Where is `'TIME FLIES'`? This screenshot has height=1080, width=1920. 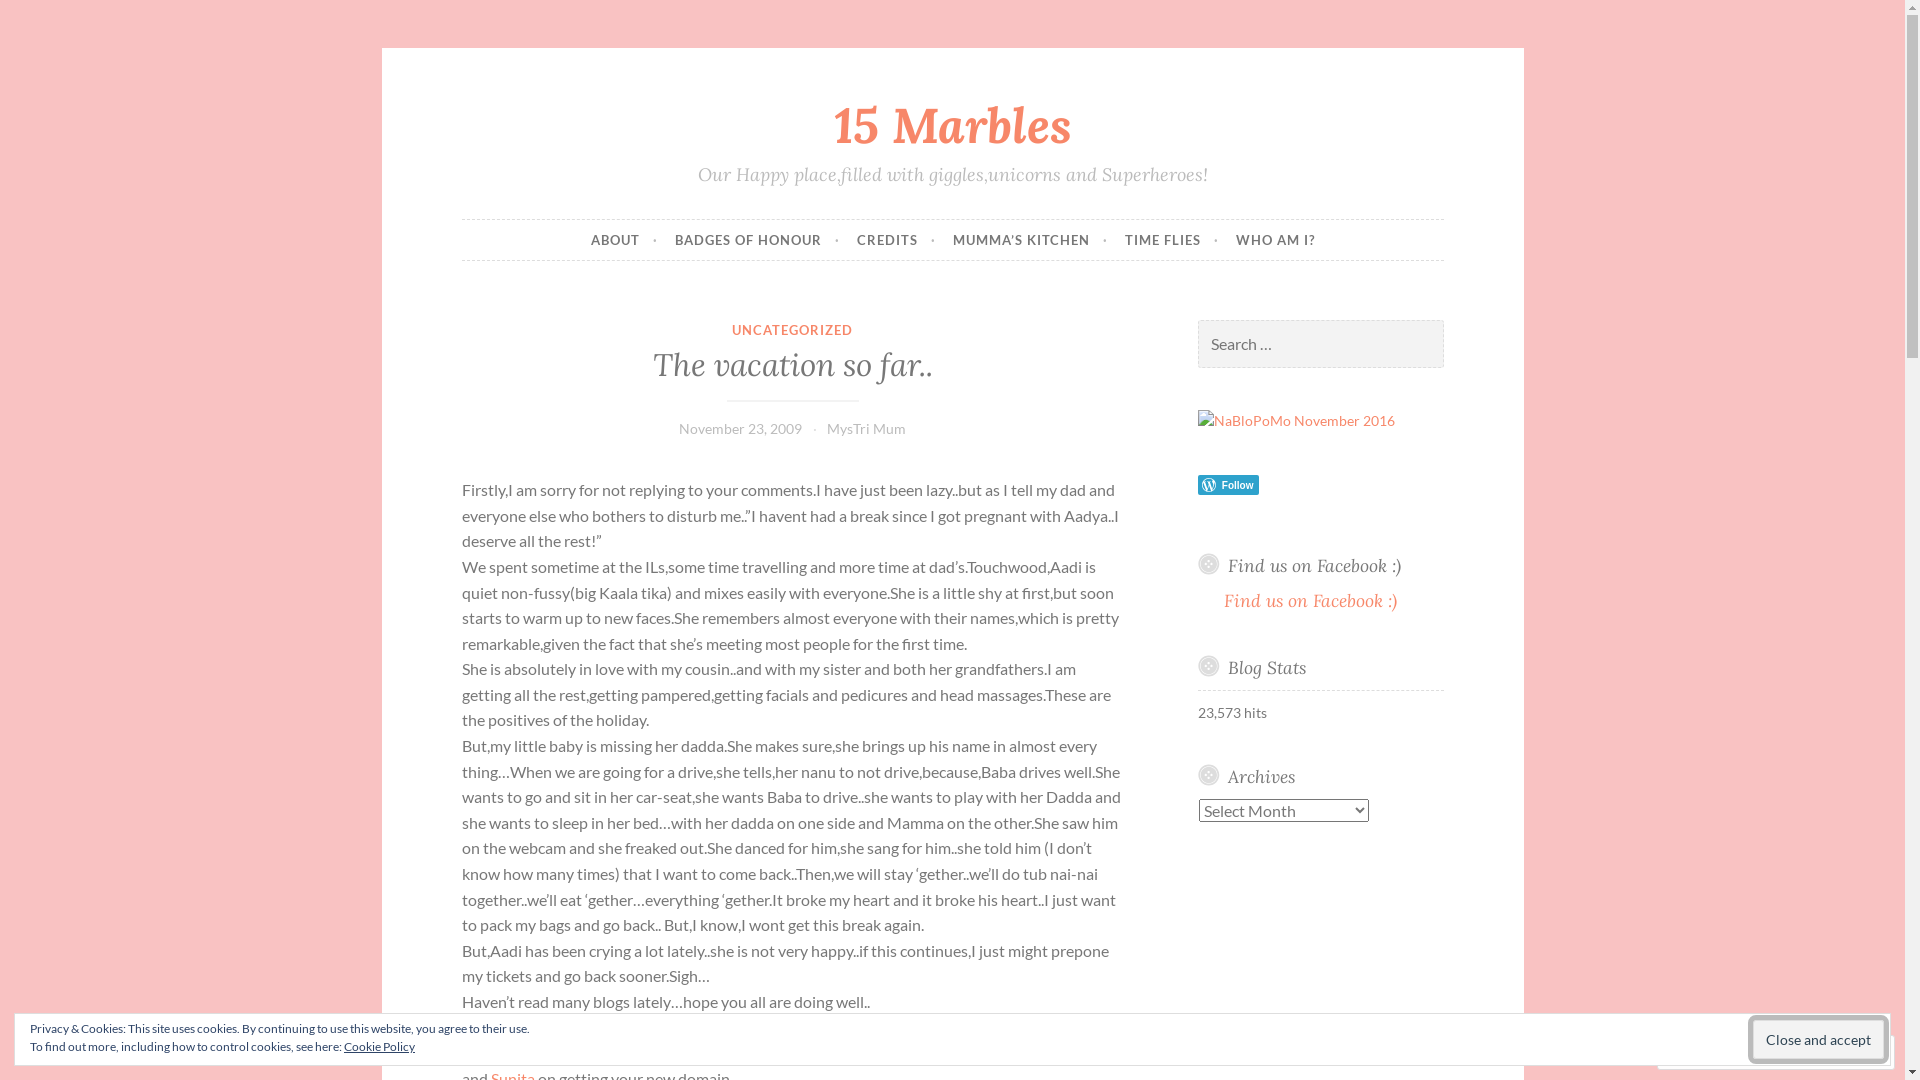 'TIME FLIES' is located at coordinates (1171, 238).